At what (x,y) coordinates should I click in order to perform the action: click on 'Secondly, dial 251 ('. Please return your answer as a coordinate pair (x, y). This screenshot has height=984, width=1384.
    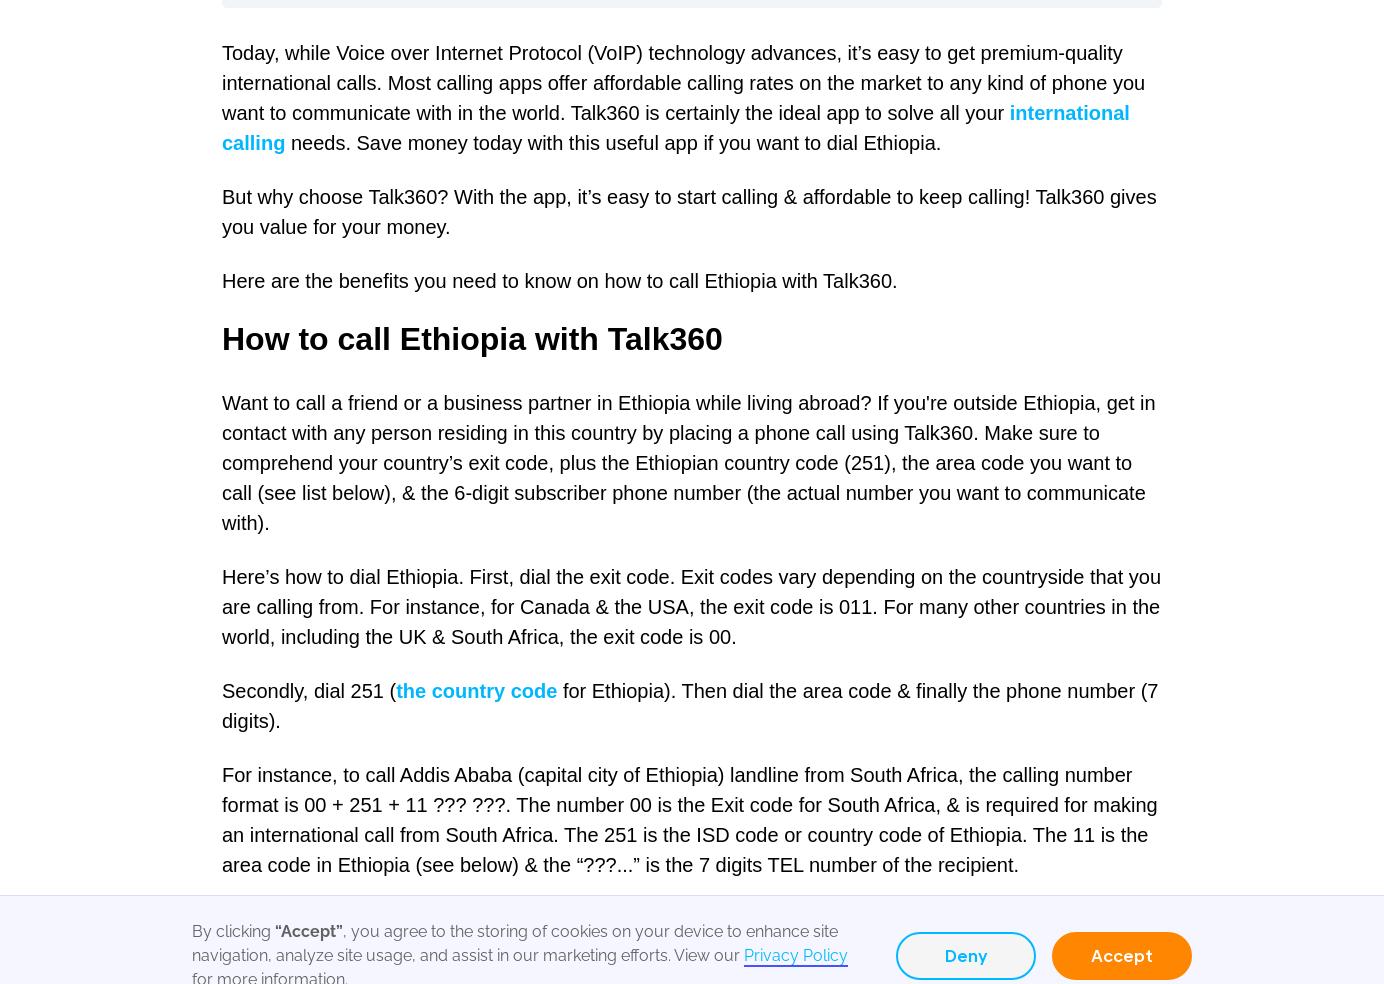
    Looking at the image, I should click on (309, 690).